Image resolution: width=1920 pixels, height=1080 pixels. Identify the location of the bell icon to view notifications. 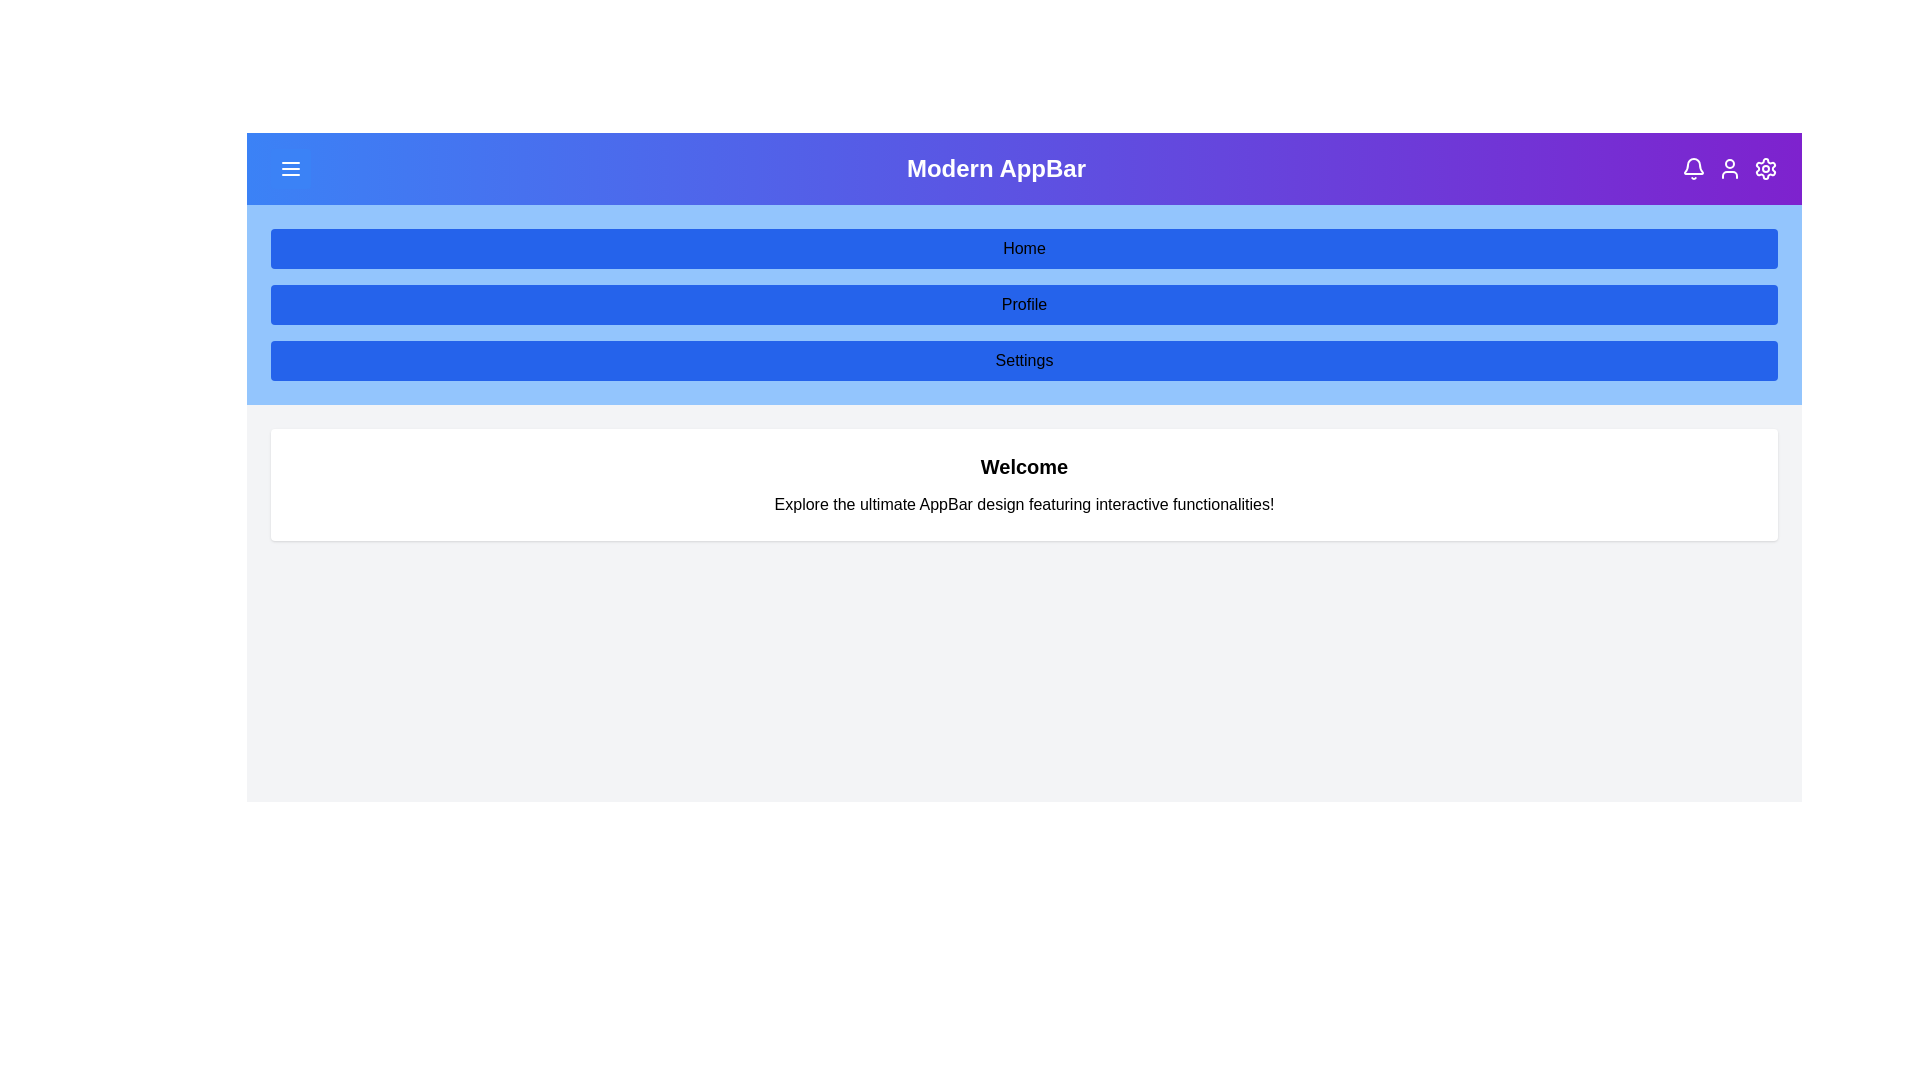
(1693, 168).